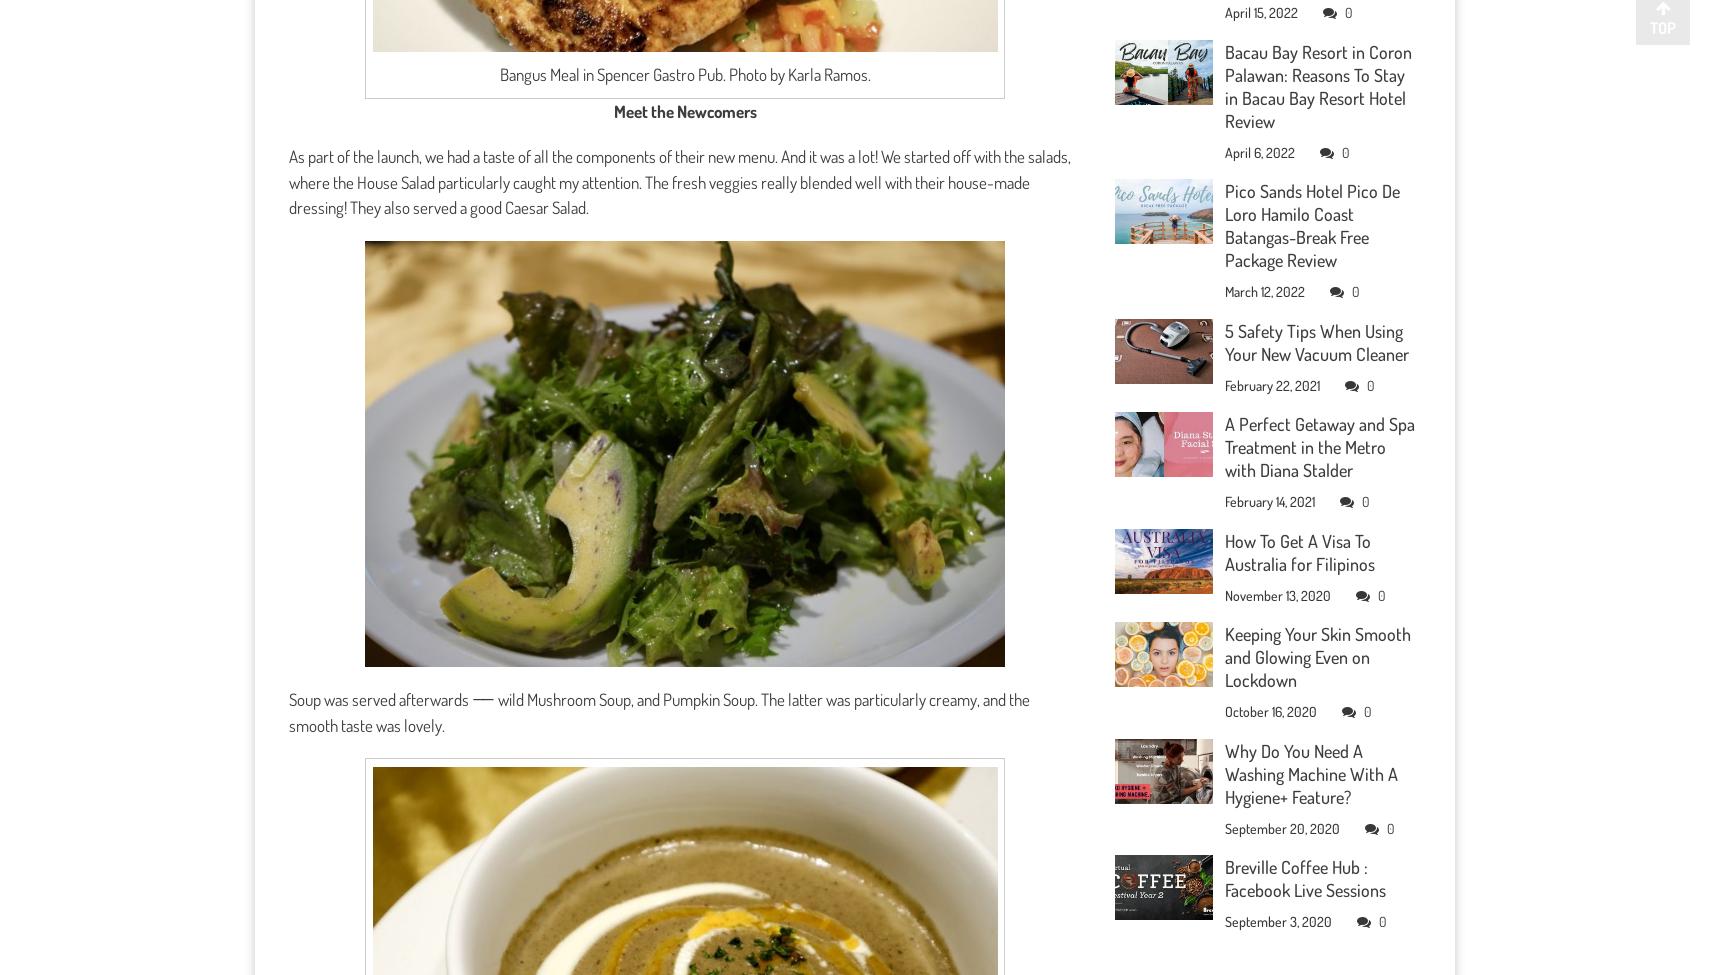  Describe the element at coordinates (1264, 291) in the screenshot. I see `'March 12, 2022'` at that location.